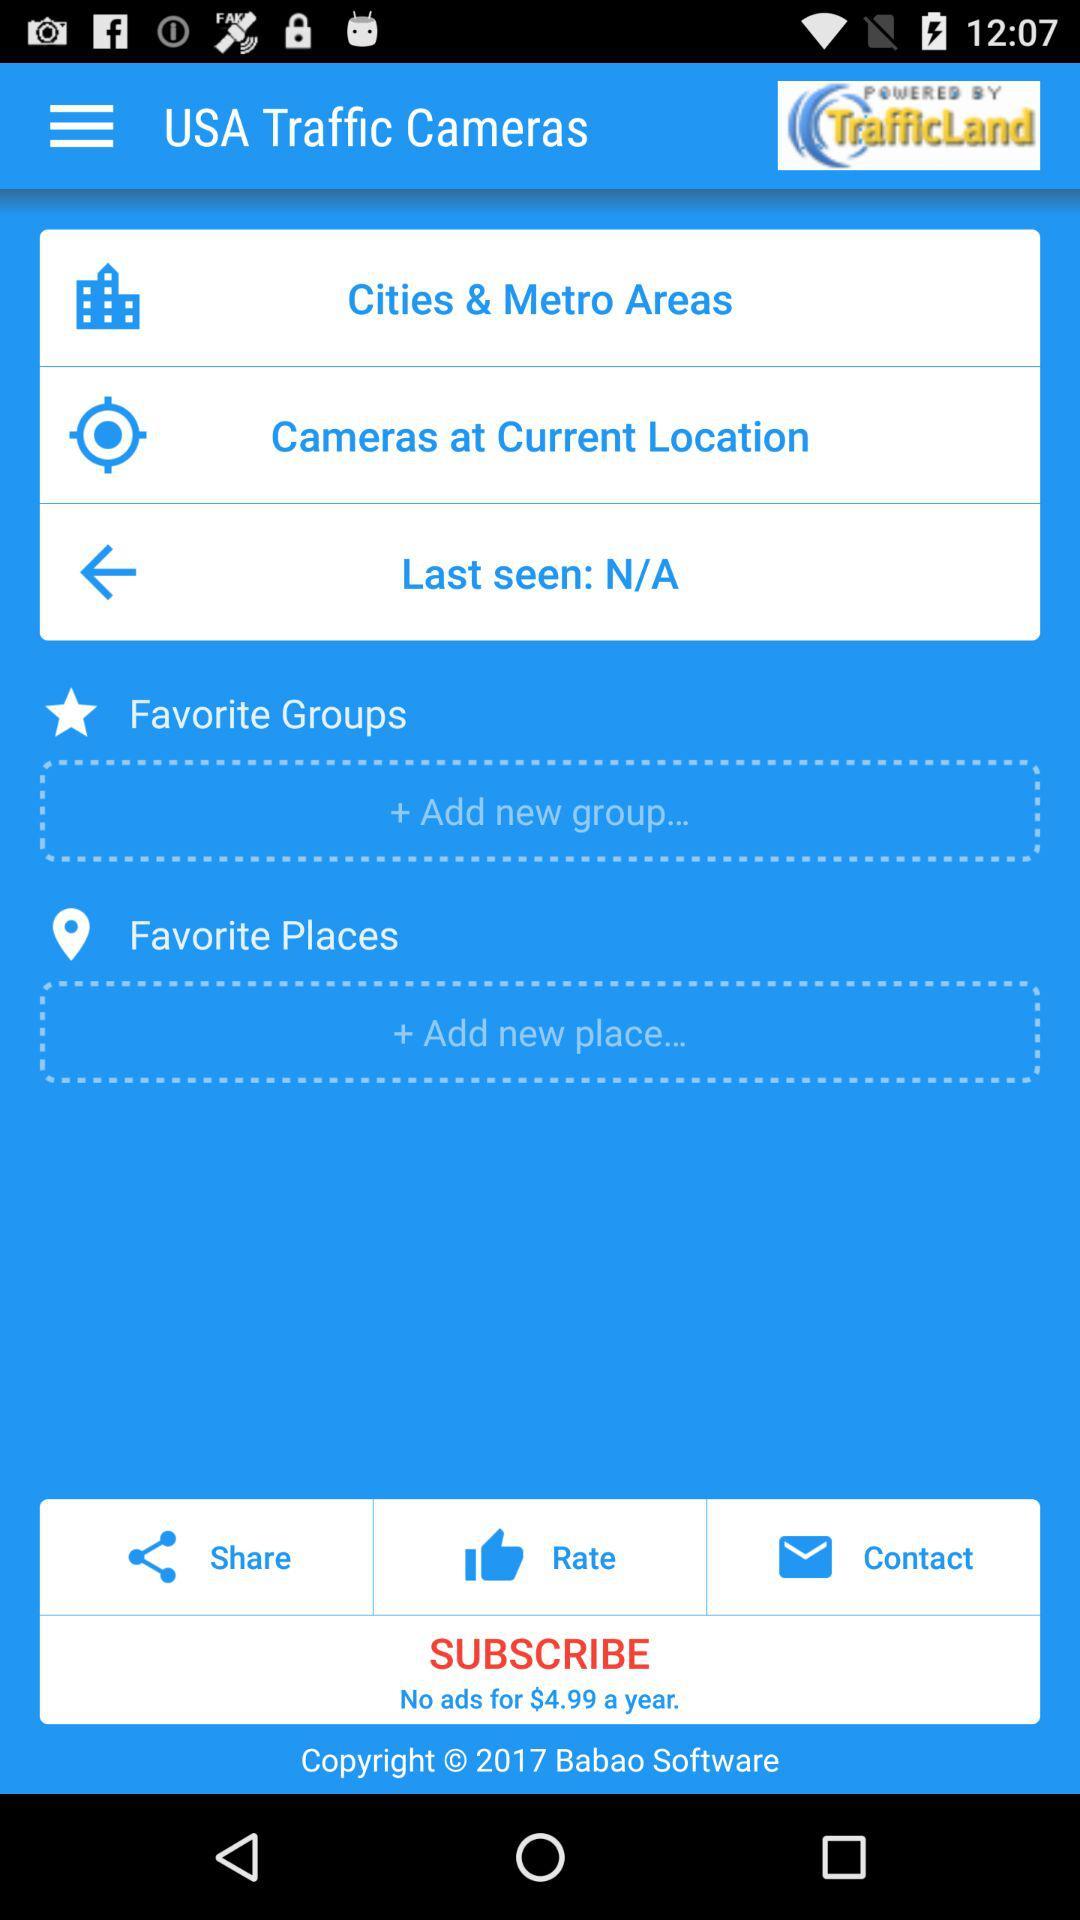 The width and height of the screenshot is (1080, 1920). What do you see at coordinates (80, 124) in the screenshot?
I see `icon next to usa traffic cameras icon` at bounding box center [80, 124].